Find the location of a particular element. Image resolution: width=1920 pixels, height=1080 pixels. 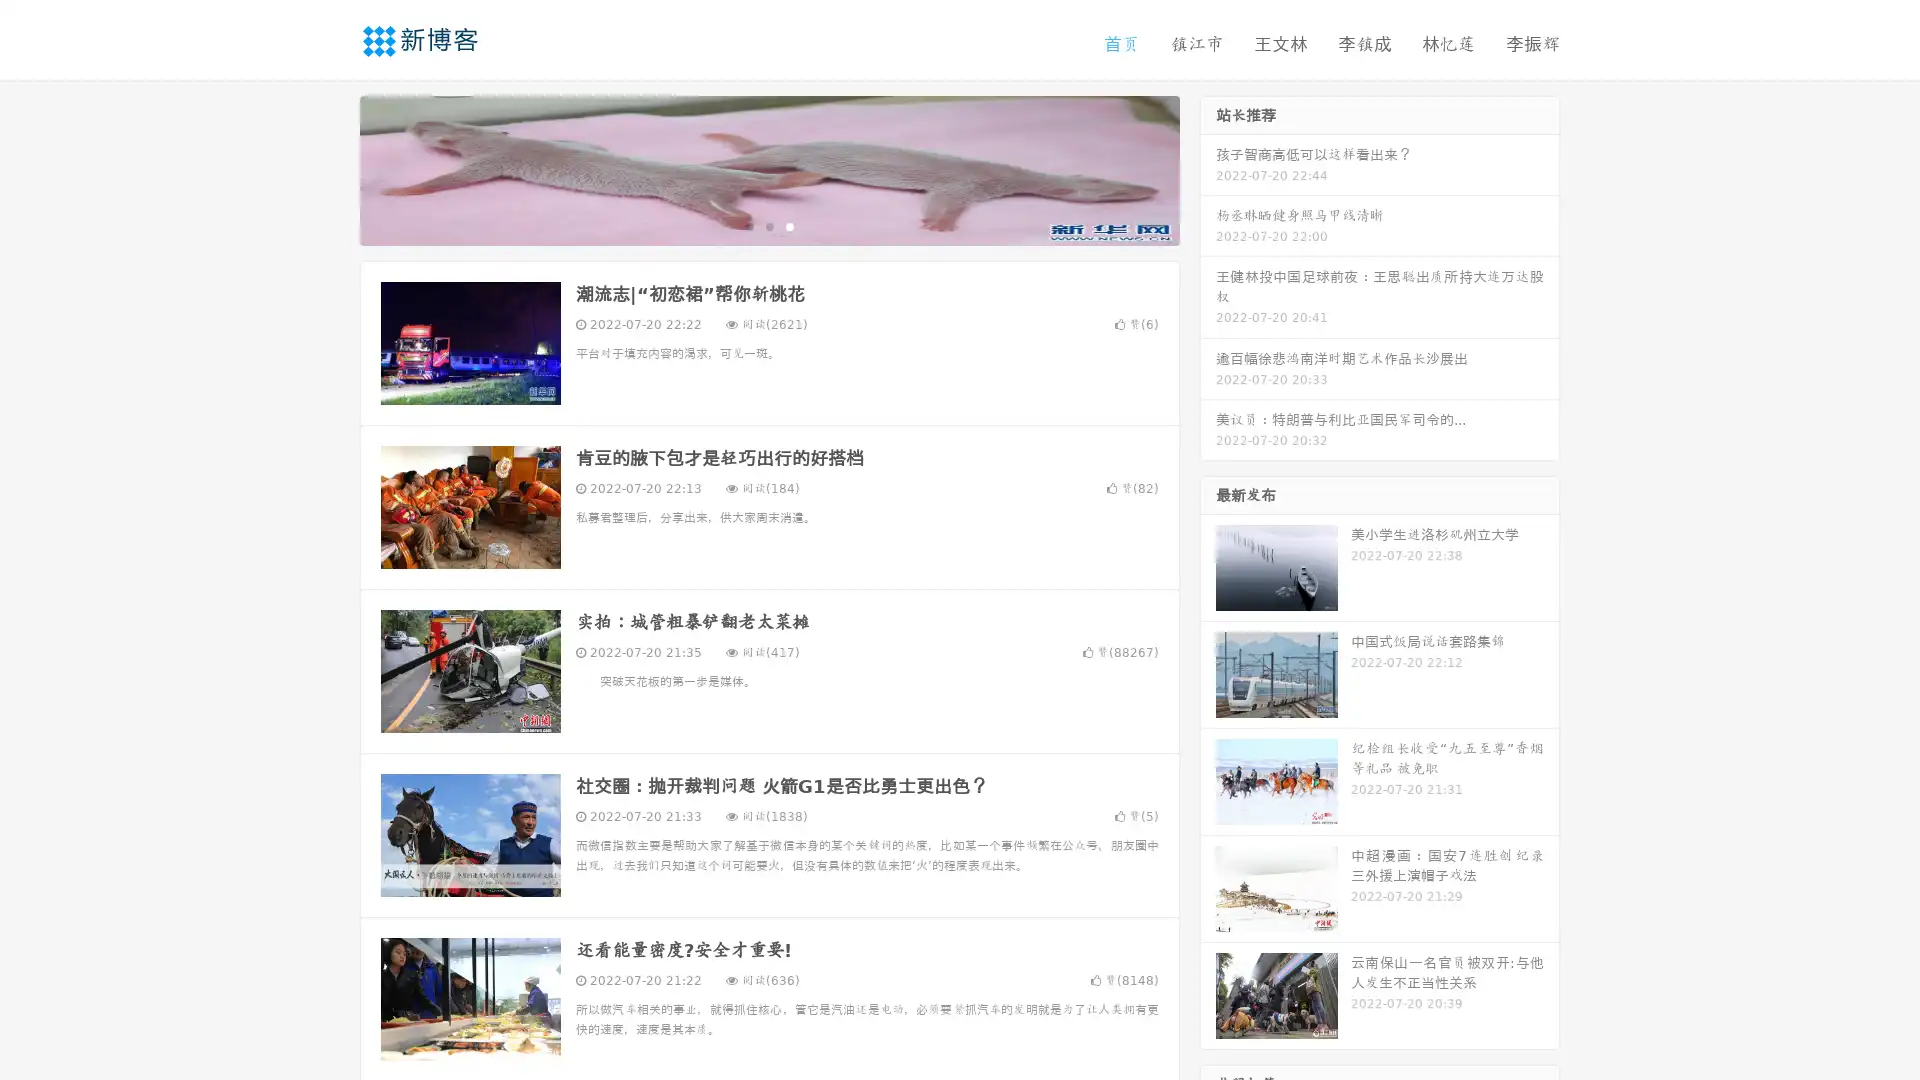

Previous slide is located at coordinates (330, 168).